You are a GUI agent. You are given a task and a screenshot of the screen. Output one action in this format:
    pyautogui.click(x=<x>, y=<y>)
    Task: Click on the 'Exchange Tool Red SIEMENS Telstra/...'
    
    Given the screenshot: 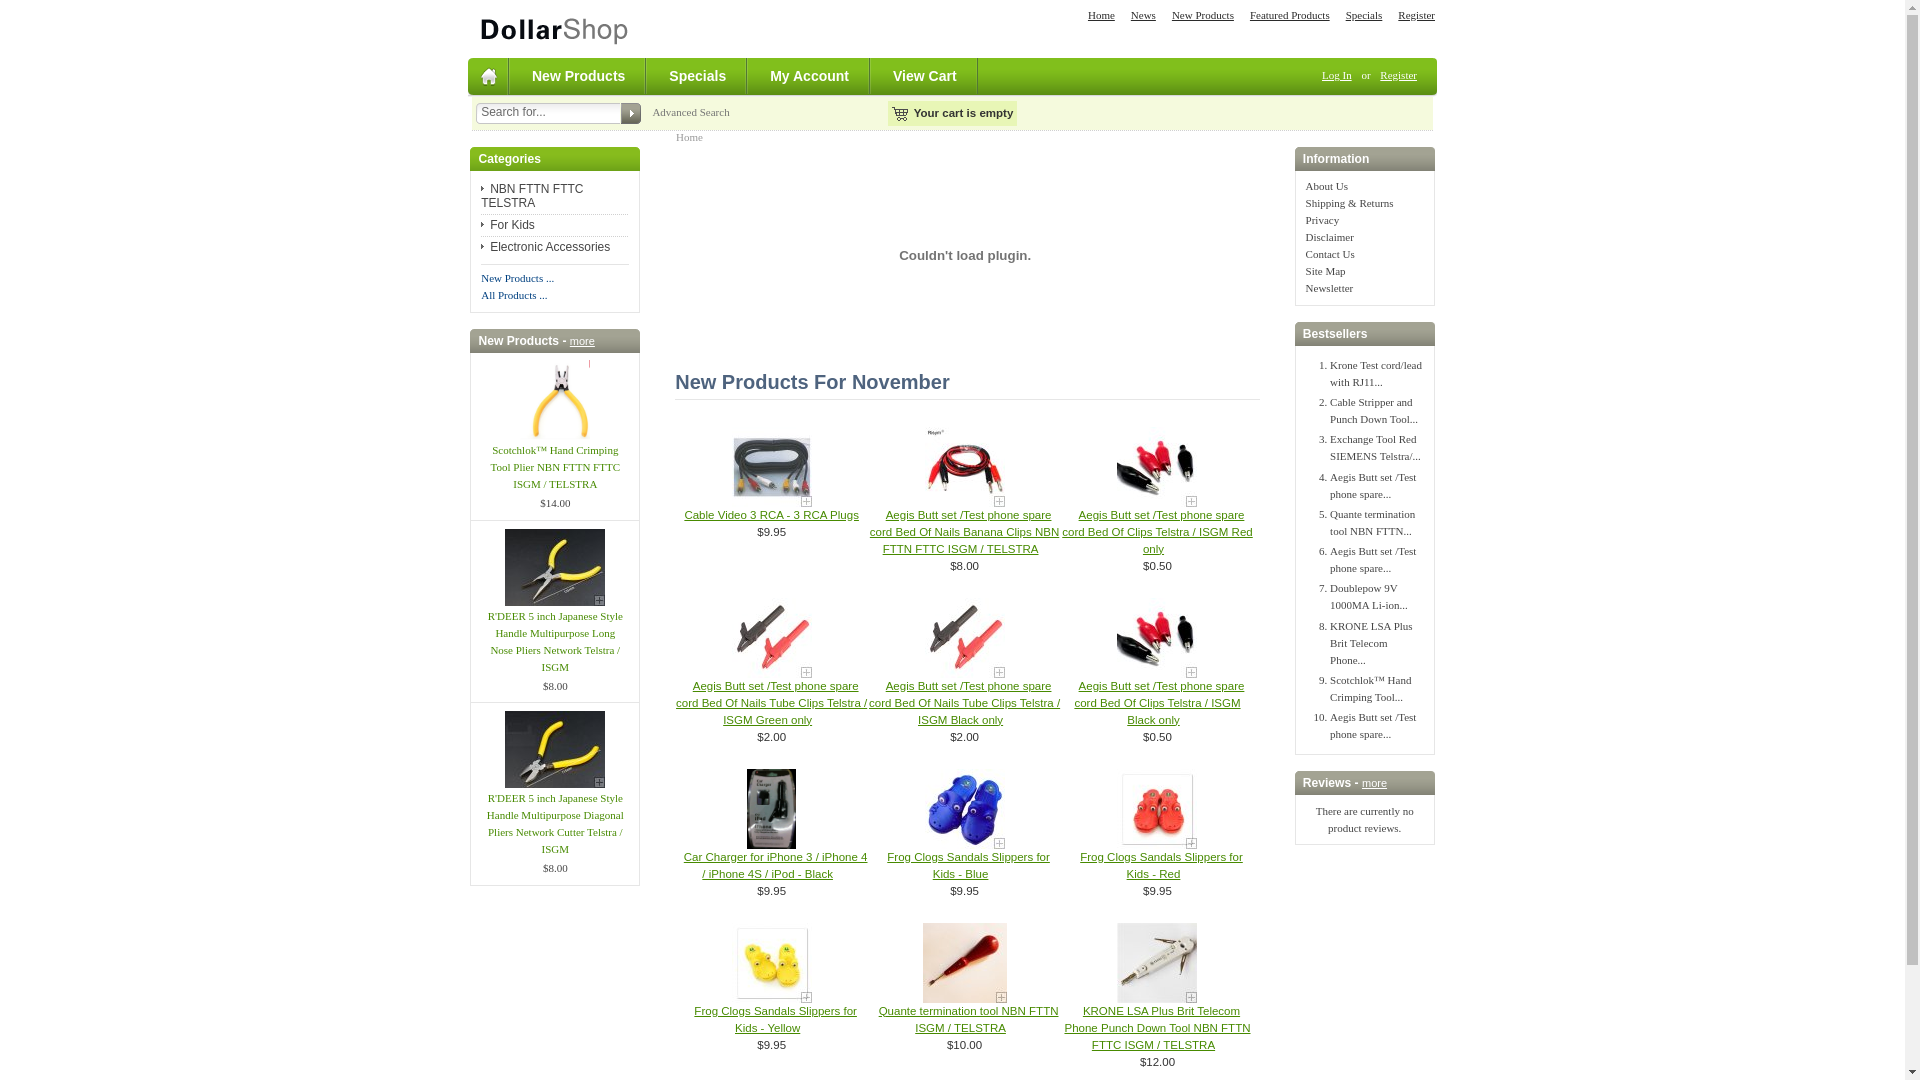 What is the action you would take?
    pyautogui.click(x=1329, y=446)
    